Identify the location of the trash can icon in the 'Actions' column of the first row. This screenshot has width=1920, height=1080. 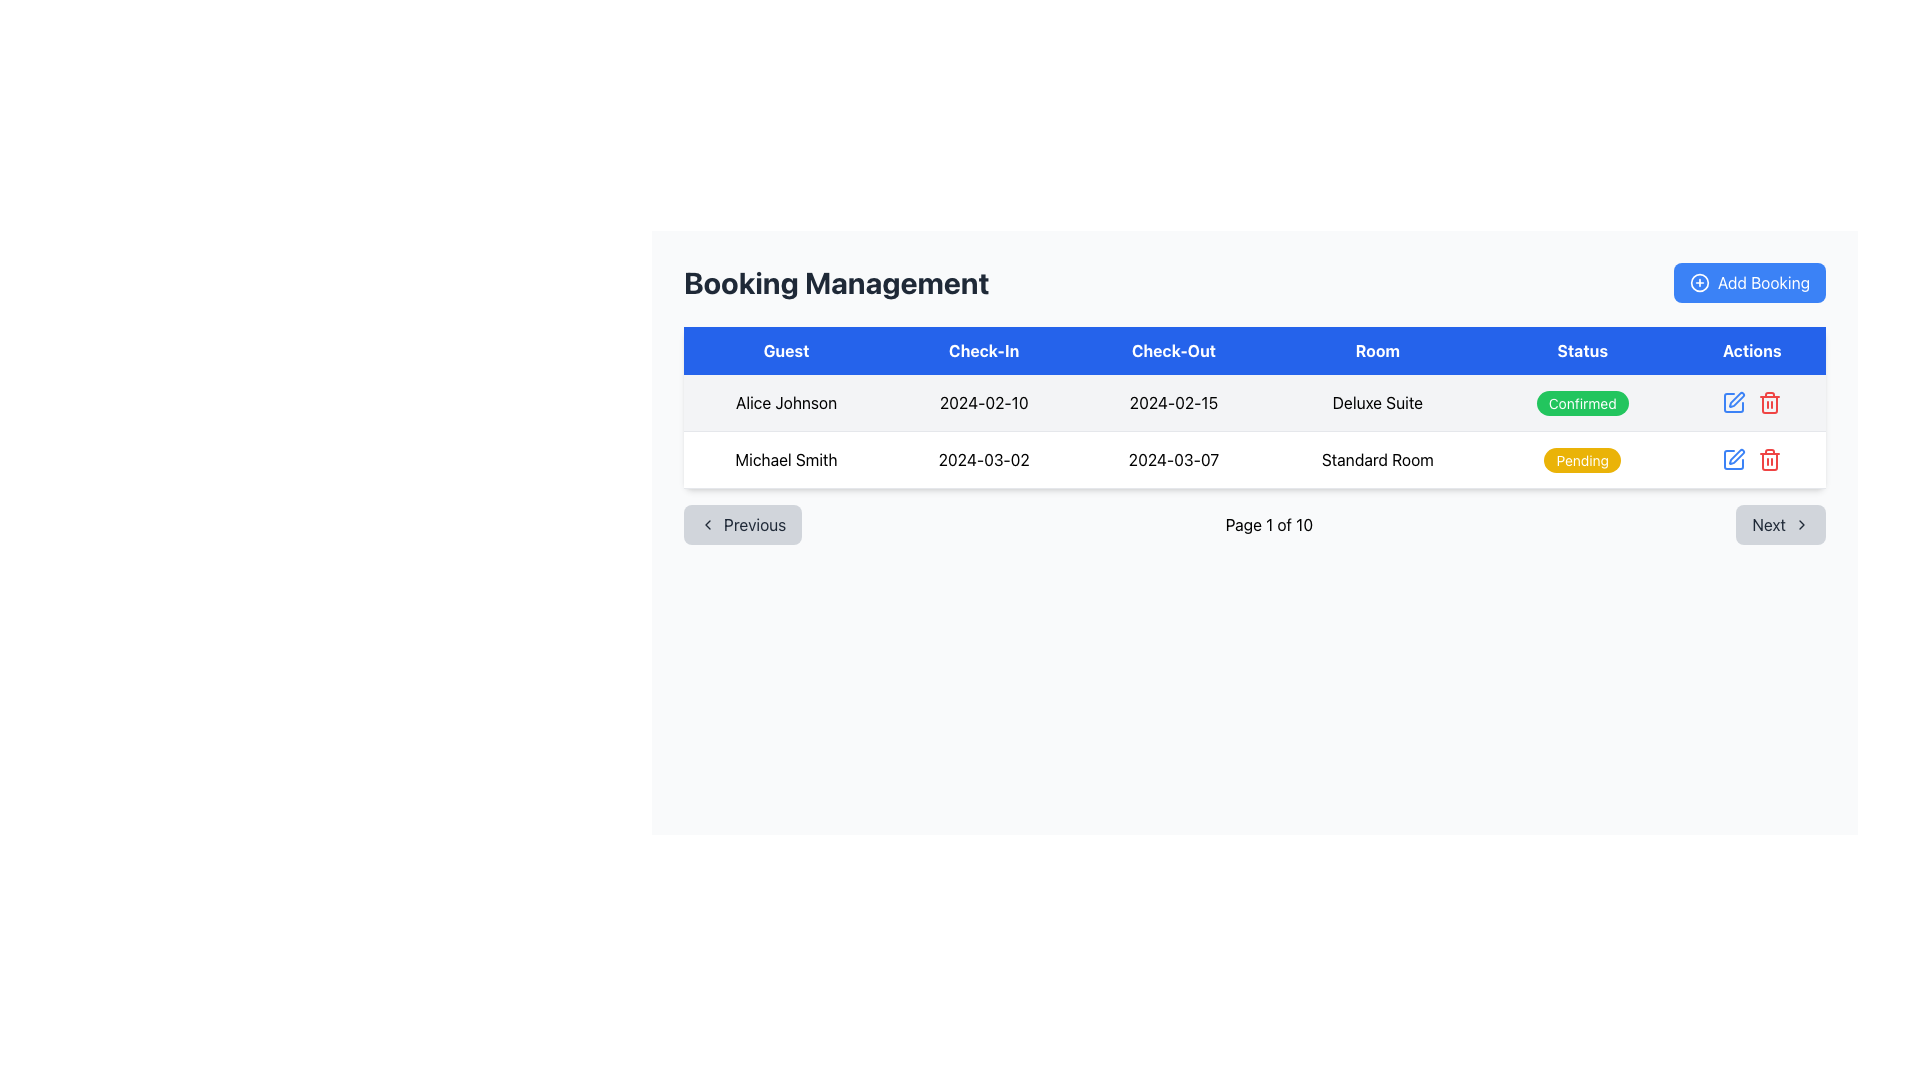
(1770, 459).